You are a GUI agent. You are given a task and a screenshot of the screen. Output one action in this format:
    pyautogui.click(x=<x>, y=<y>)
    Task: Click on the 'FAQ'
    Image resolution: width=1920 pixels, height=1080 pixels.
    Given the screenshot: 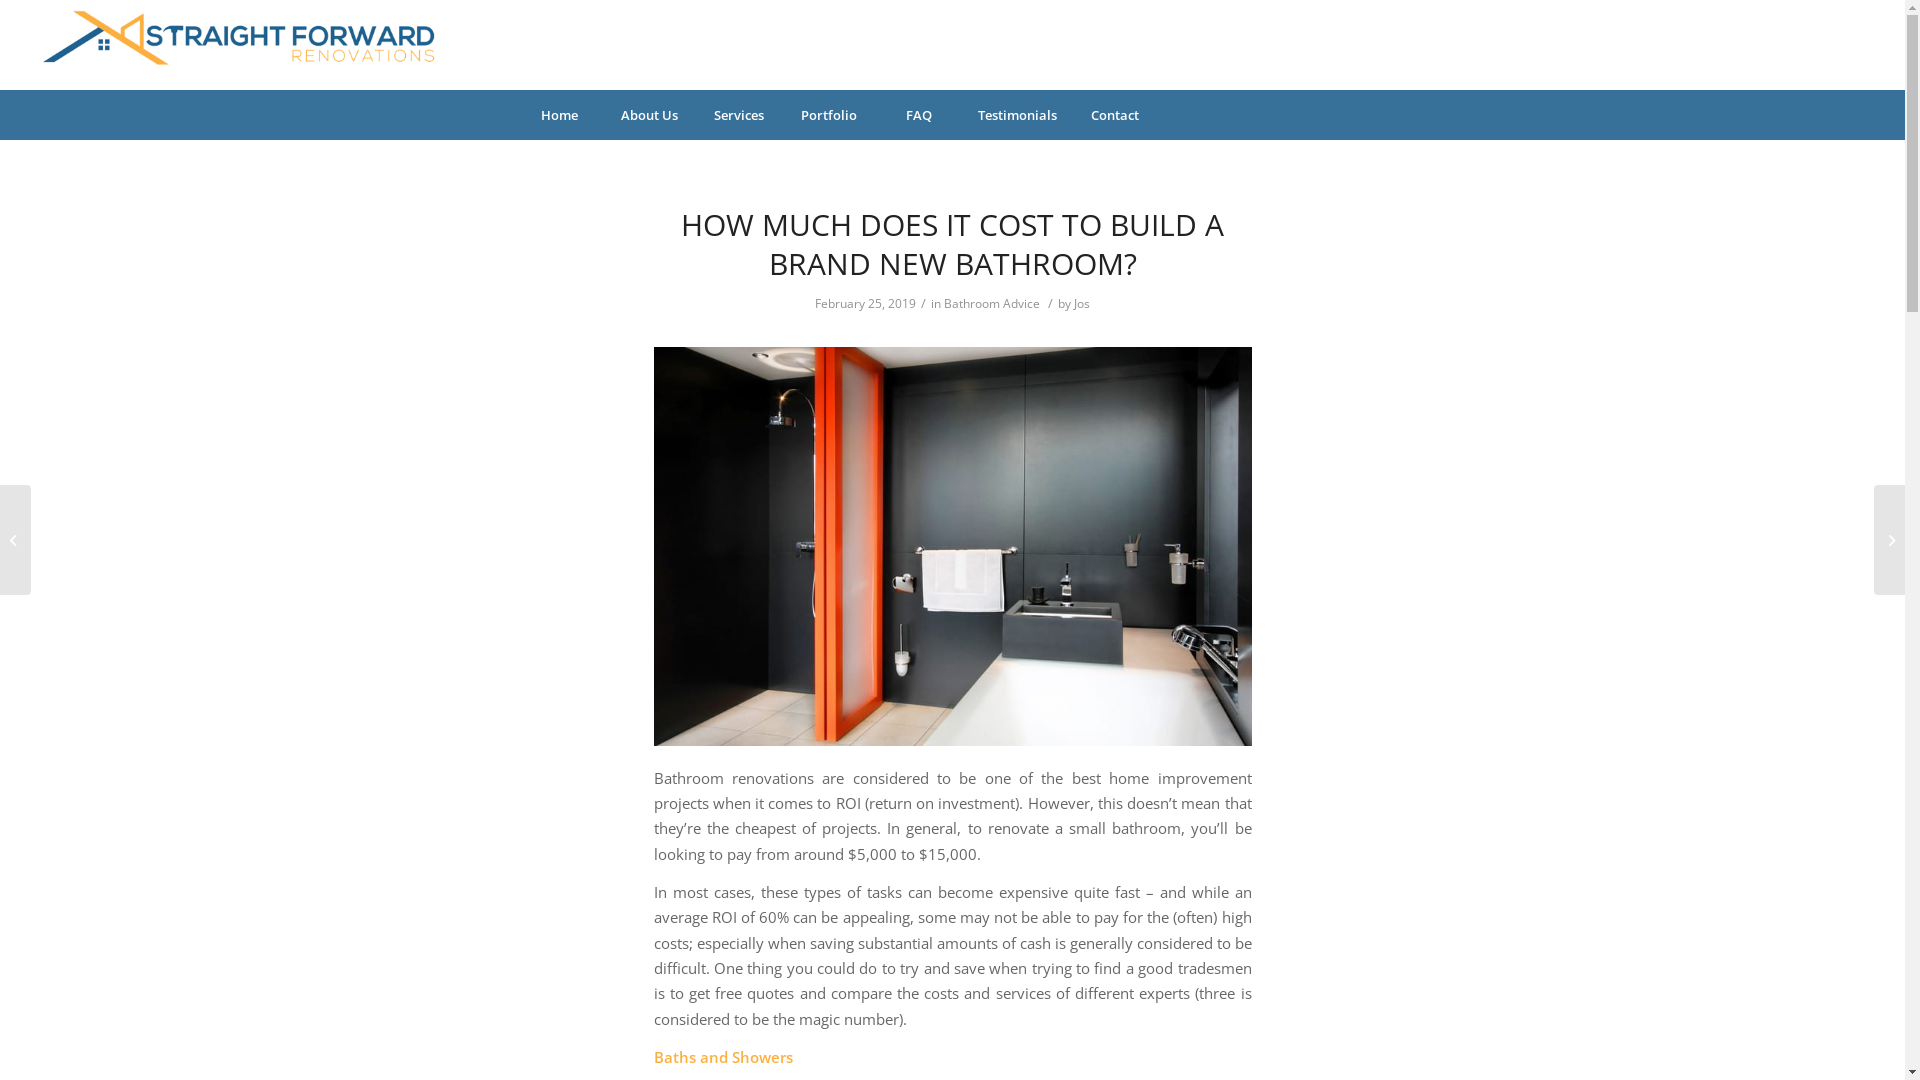 What is the action you would take?
    pyautogui.click(x=917, y=115)
    